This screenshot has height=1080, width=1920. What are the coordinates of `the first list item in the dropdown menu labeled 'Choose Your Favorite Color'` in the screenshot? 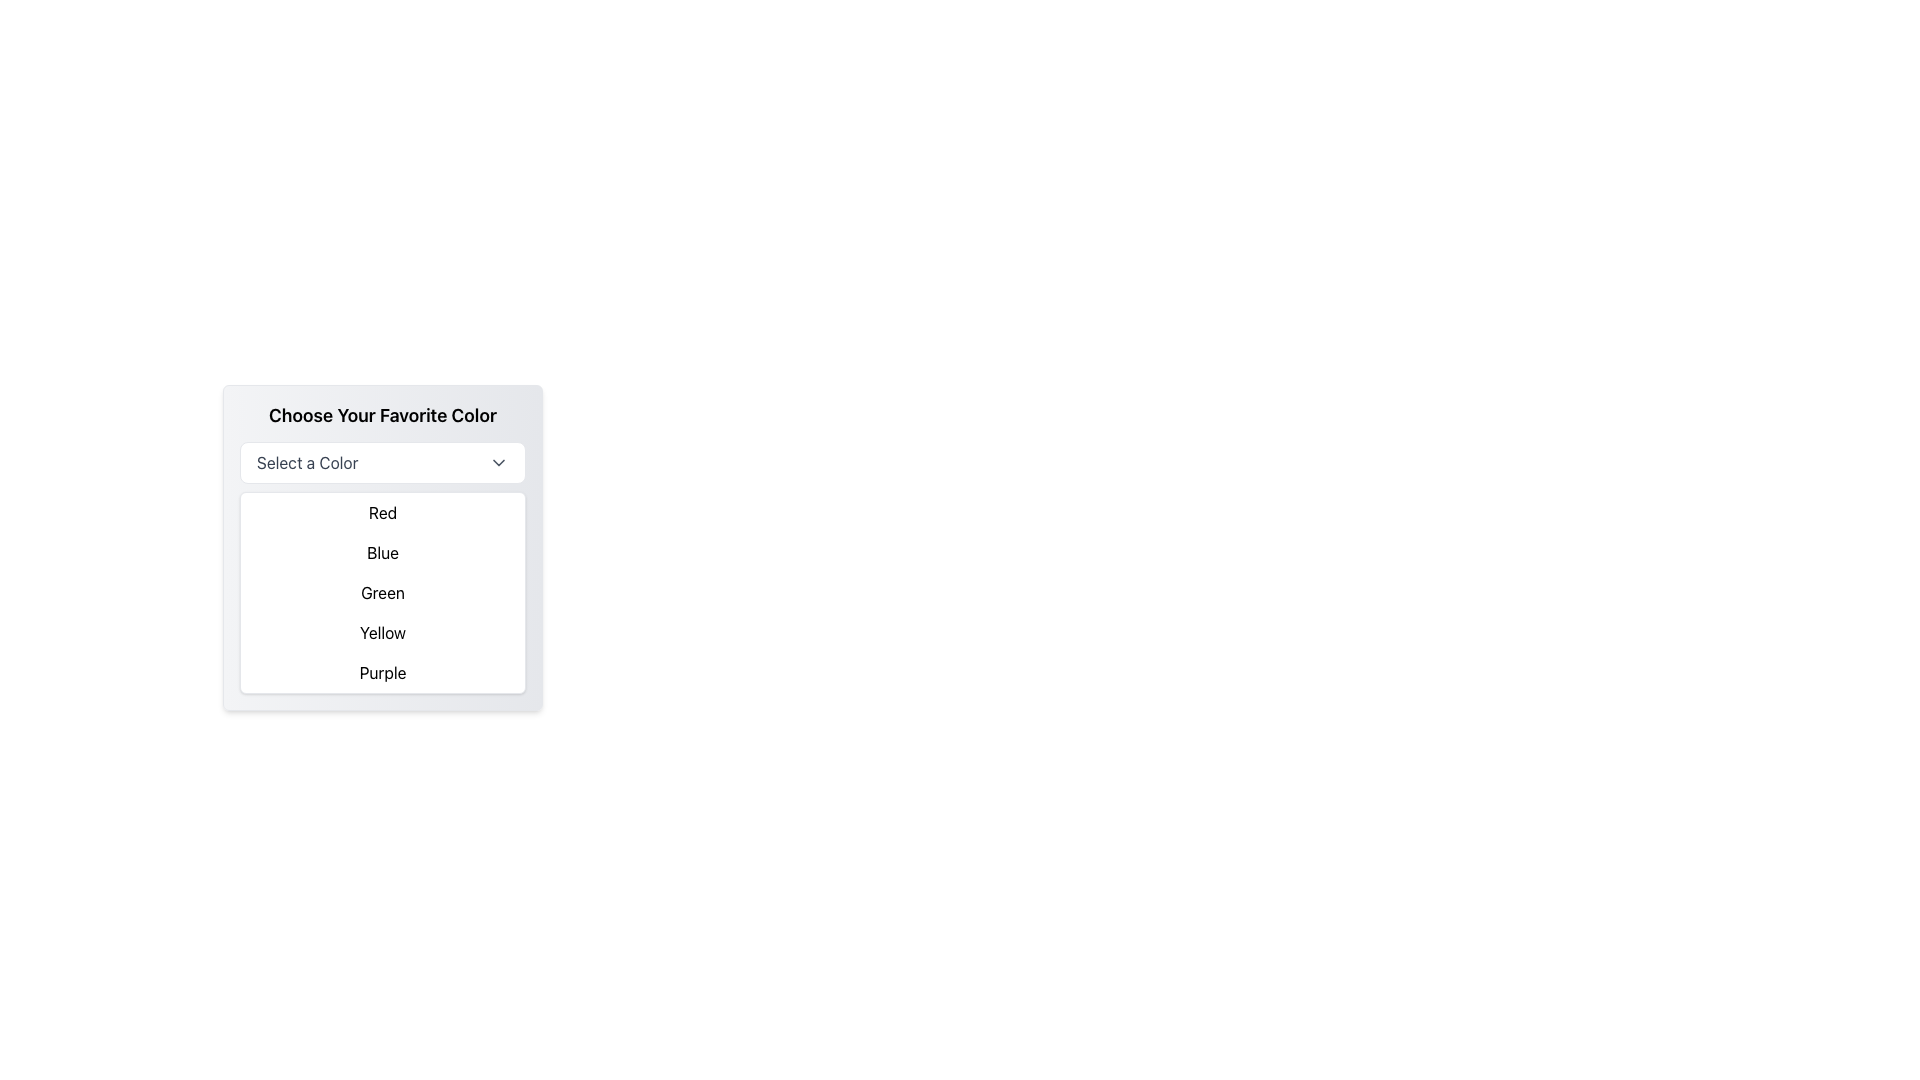 It's located at (383, 512).